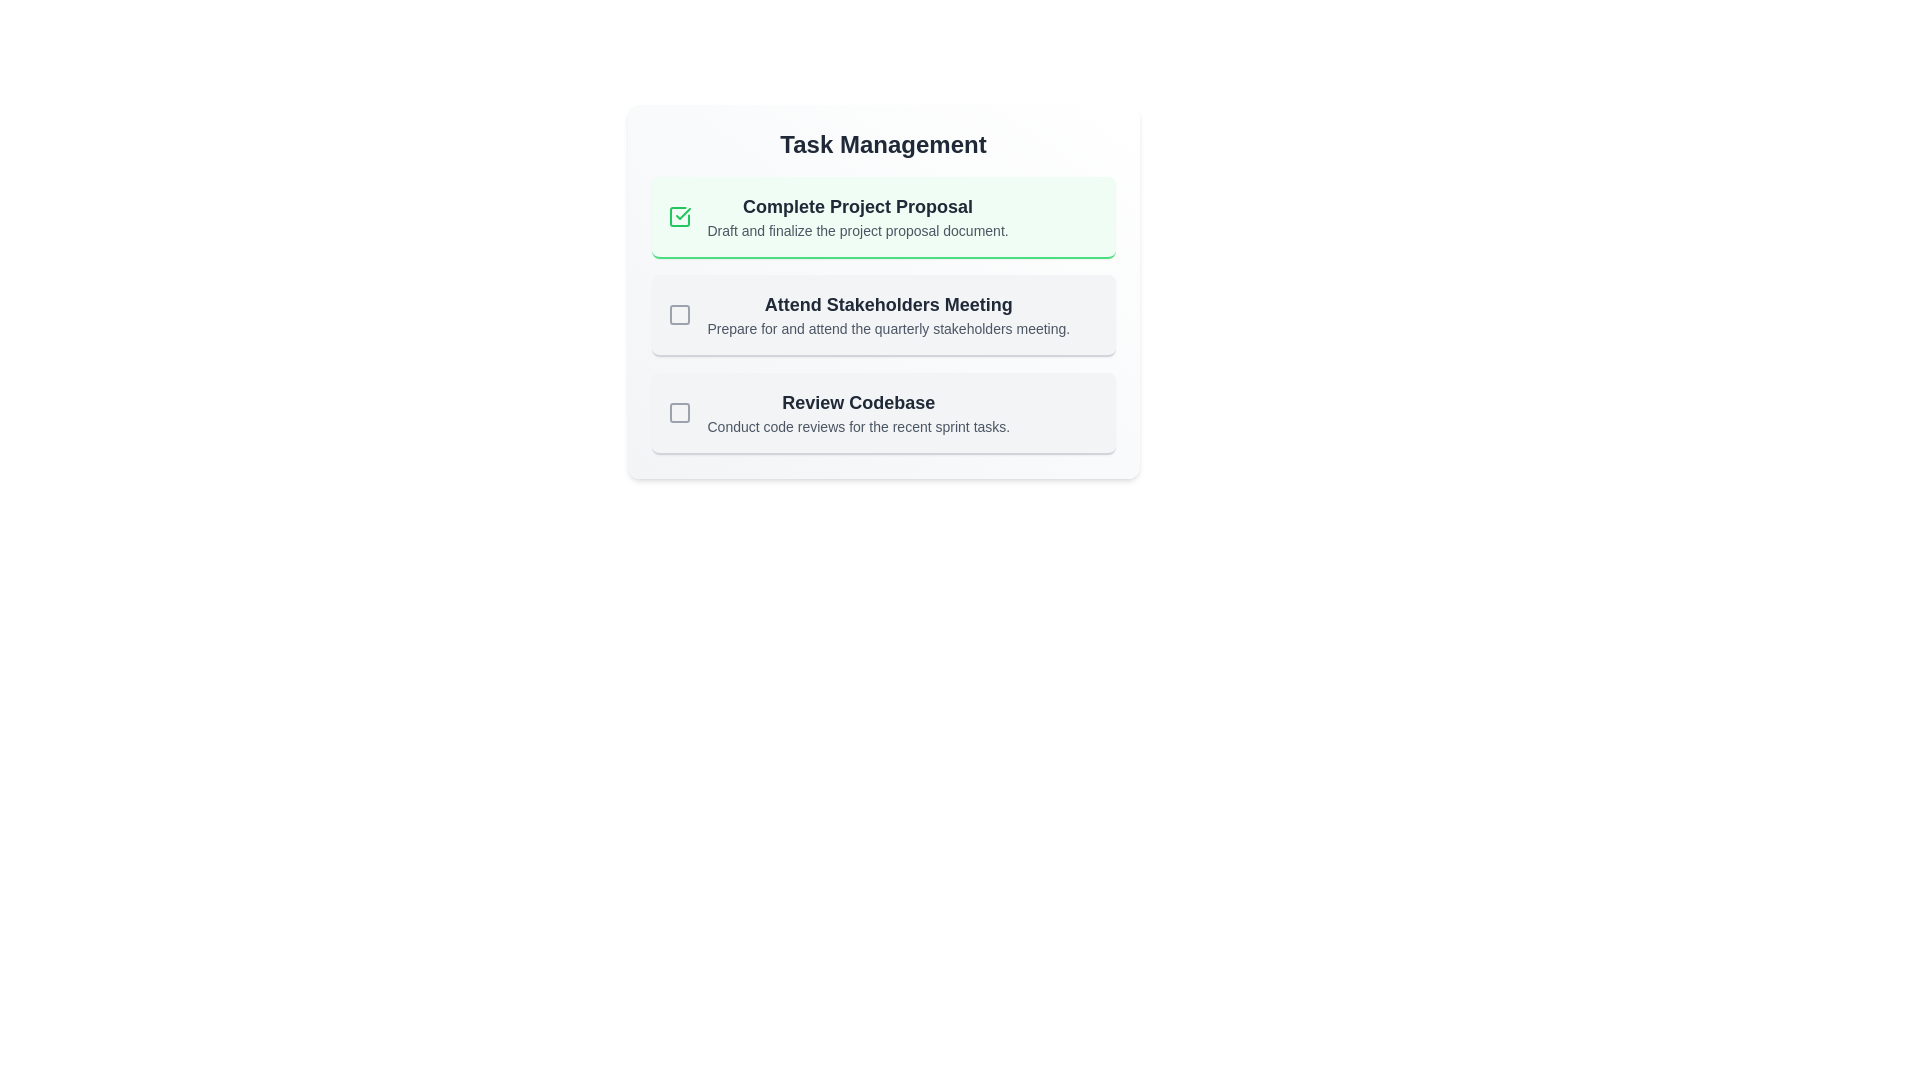  I want to click on the list of items with titles and descriptions, so click(882, 315).